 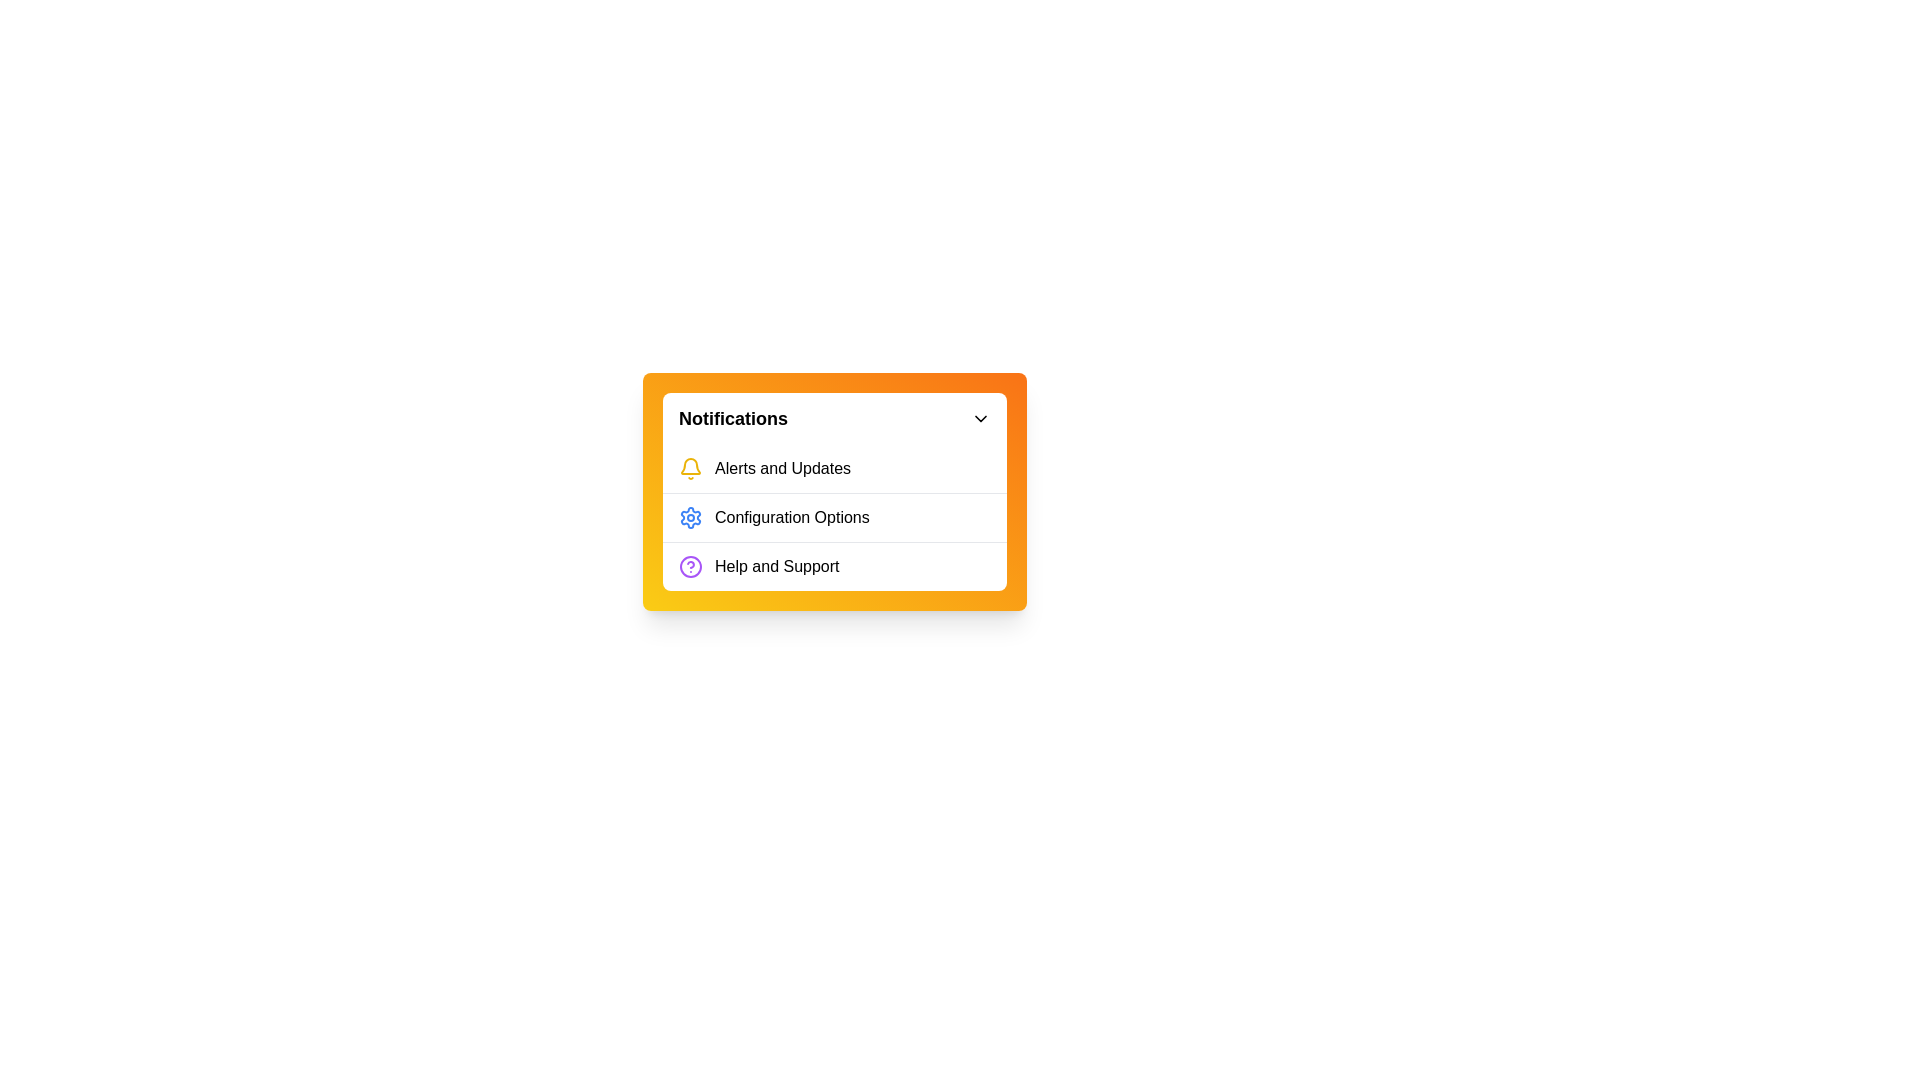 I want to click on the 'Configuration Options' item in the NotificationPanel, so click(x=835, y=516).